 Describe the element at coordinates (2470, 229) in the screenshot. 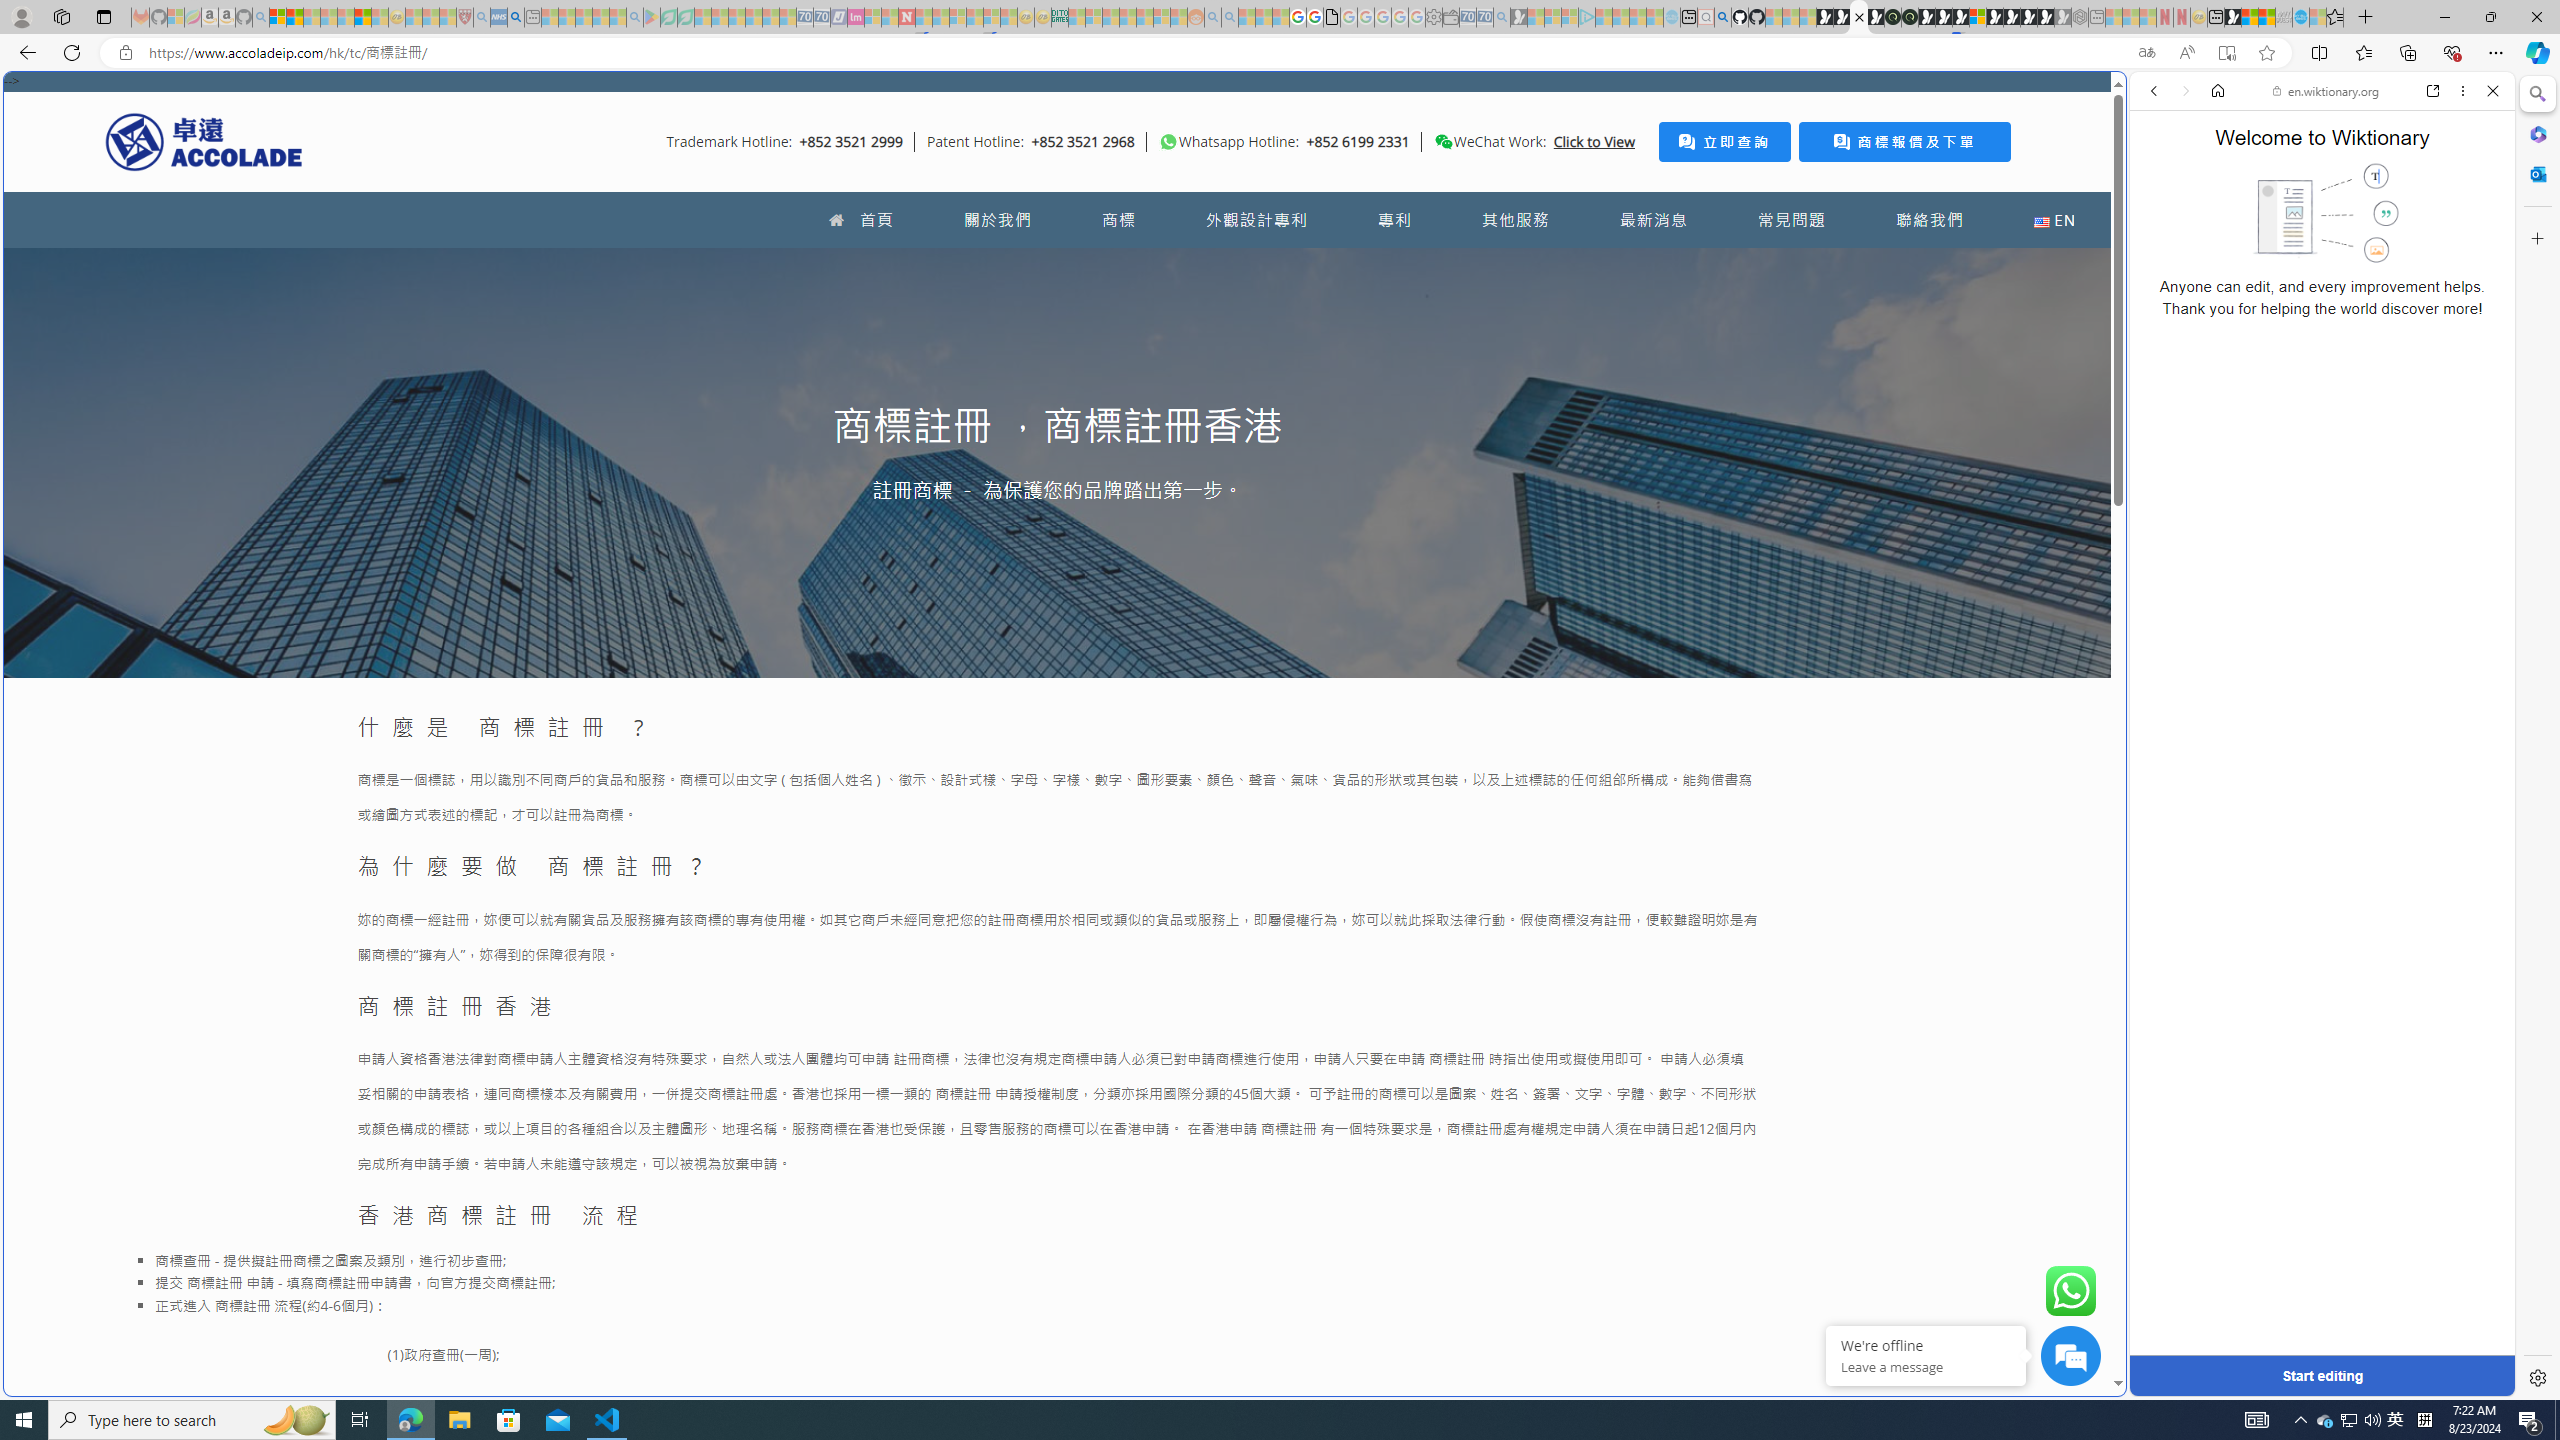

I see `'Class: b_serphb'` at that location.